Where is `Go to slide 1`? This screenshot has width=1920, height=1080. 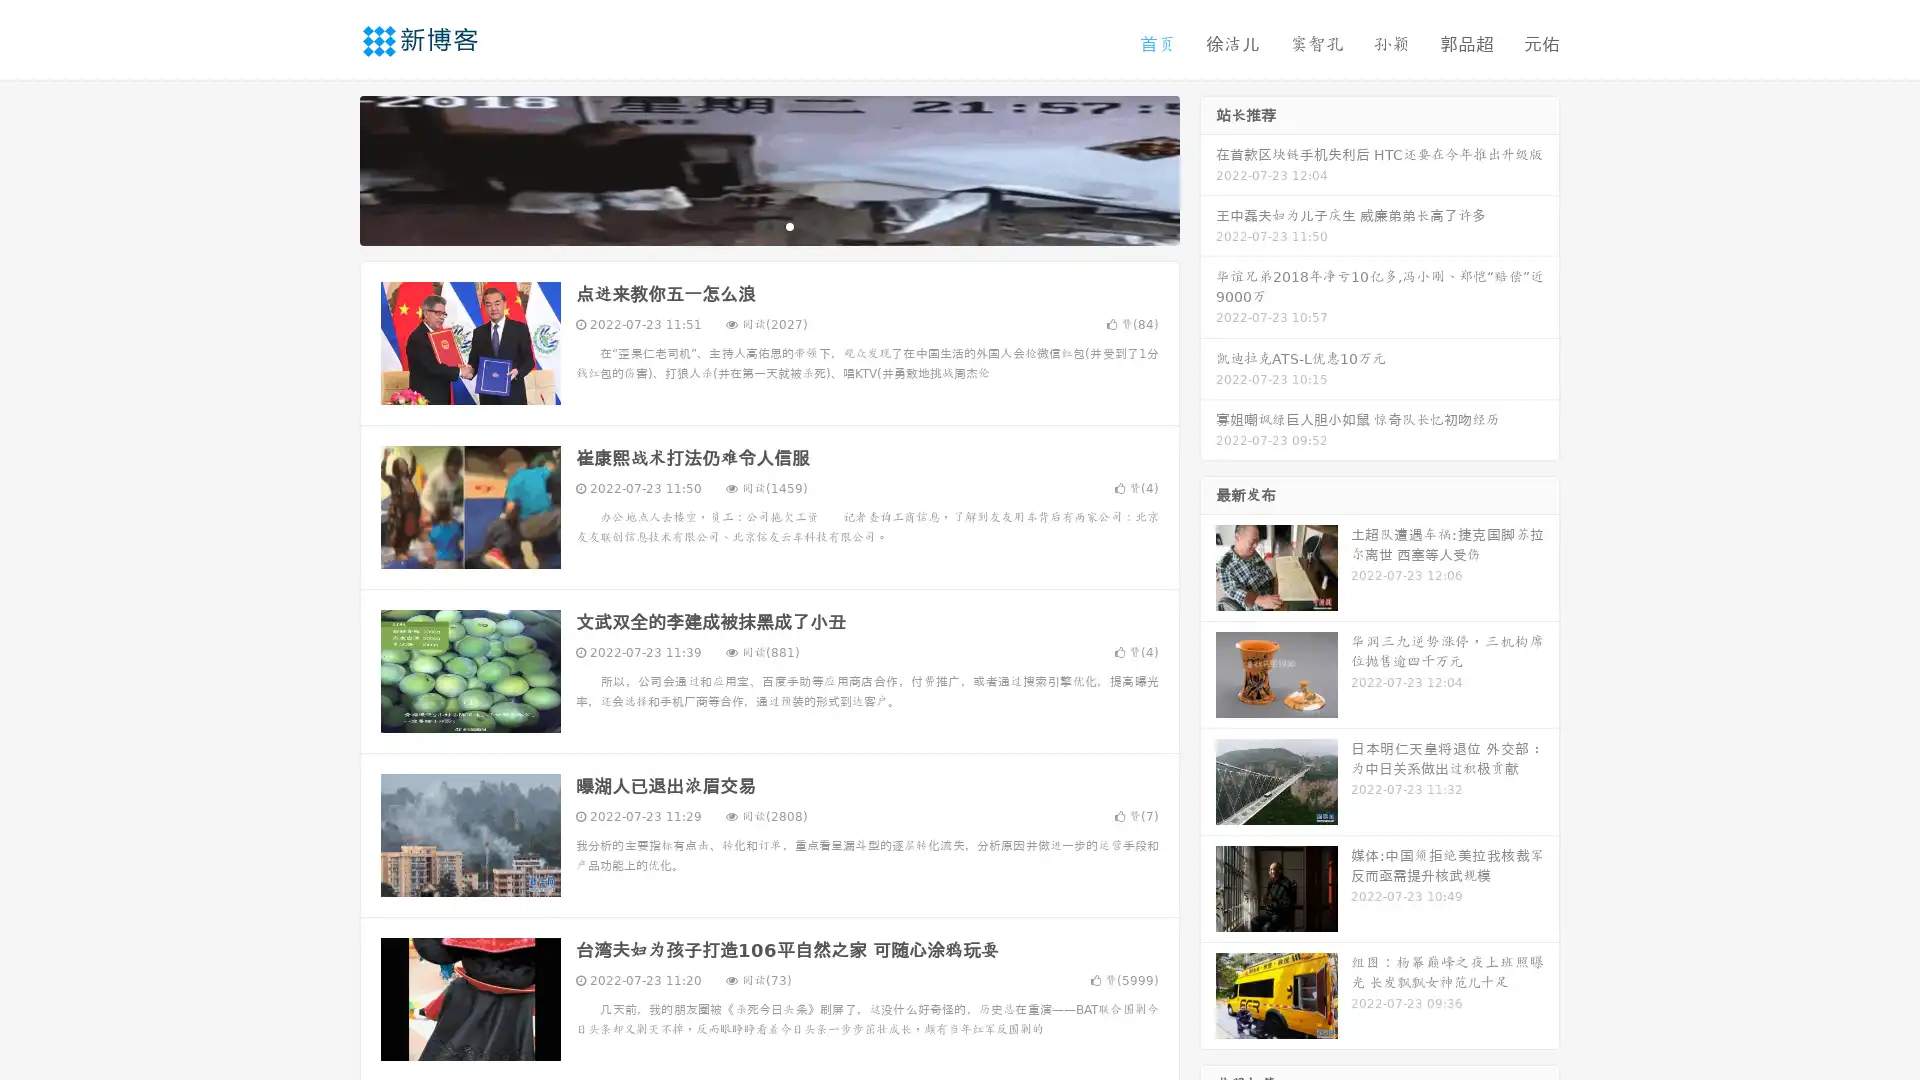
Go to slide 1 is located at coordinates (748, 225).